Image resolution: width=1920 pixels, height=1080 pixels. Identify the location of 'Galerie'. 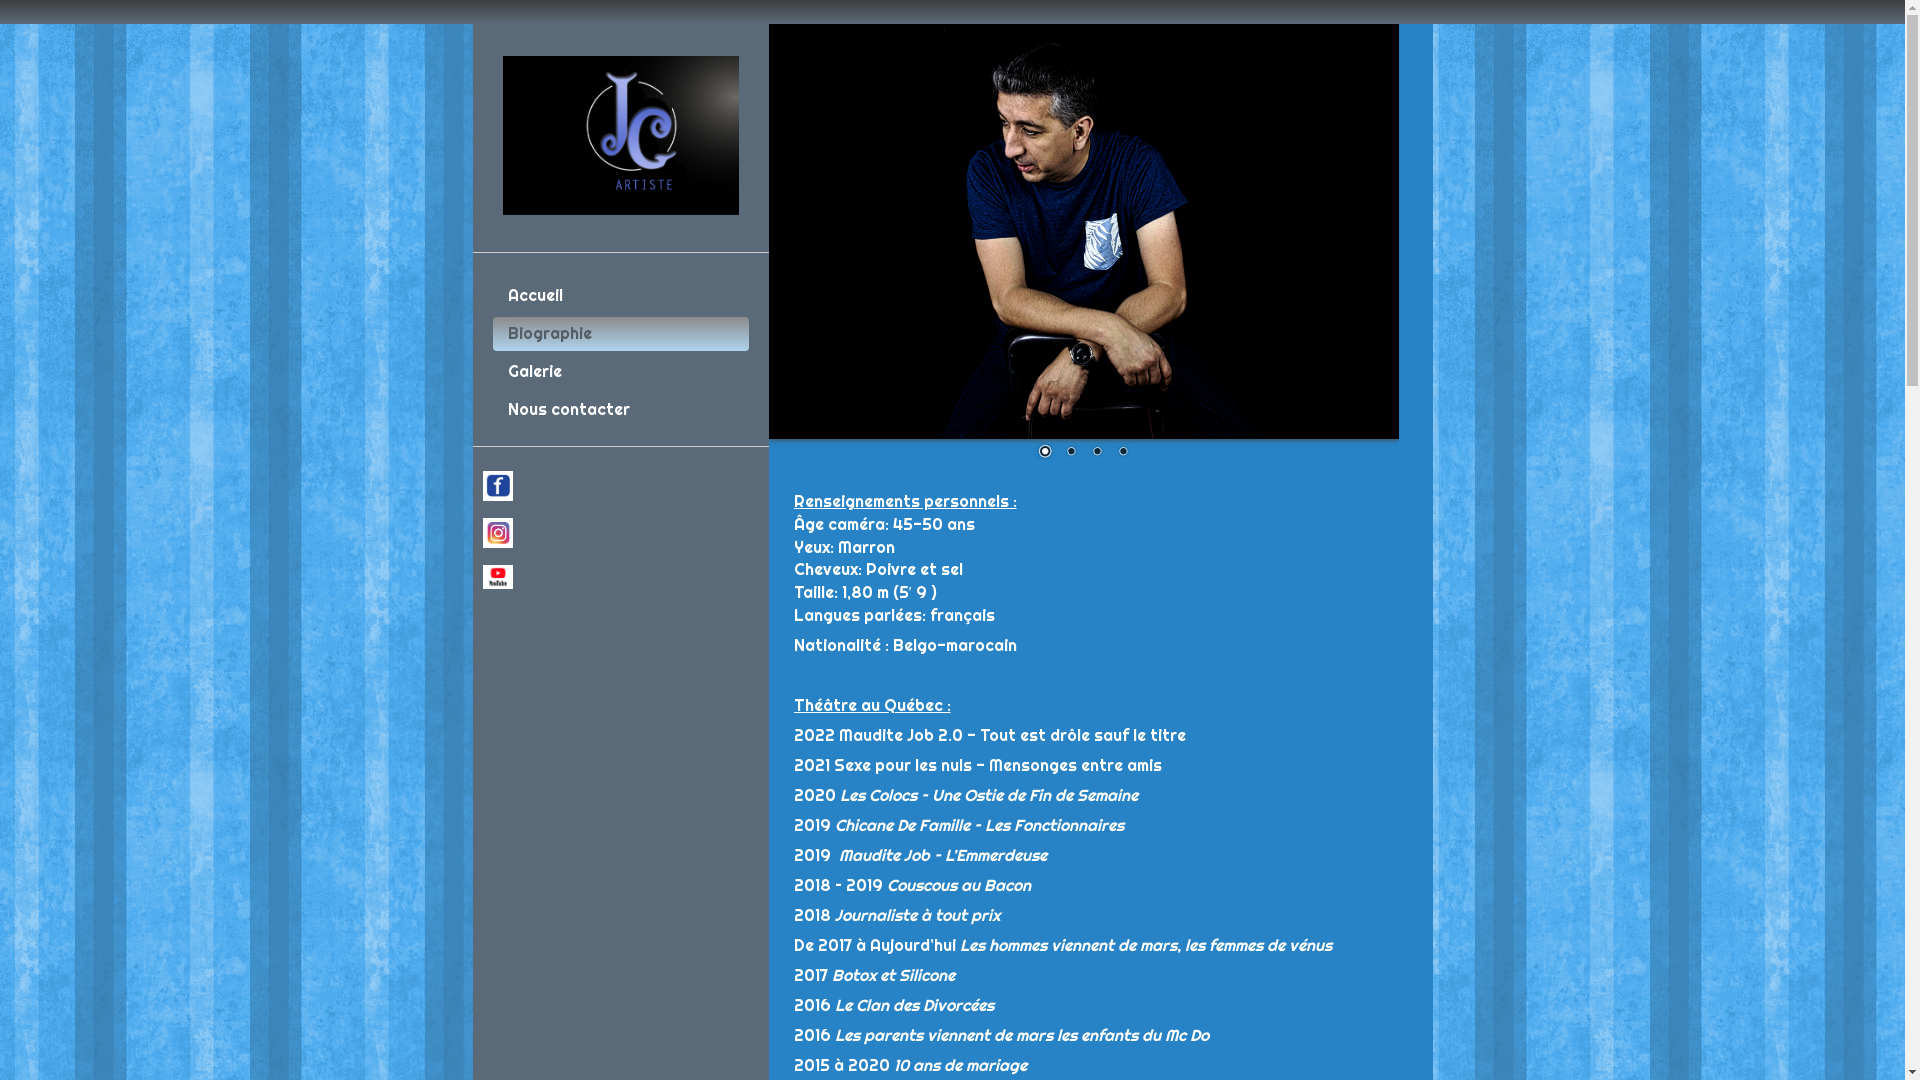
(618, 371).